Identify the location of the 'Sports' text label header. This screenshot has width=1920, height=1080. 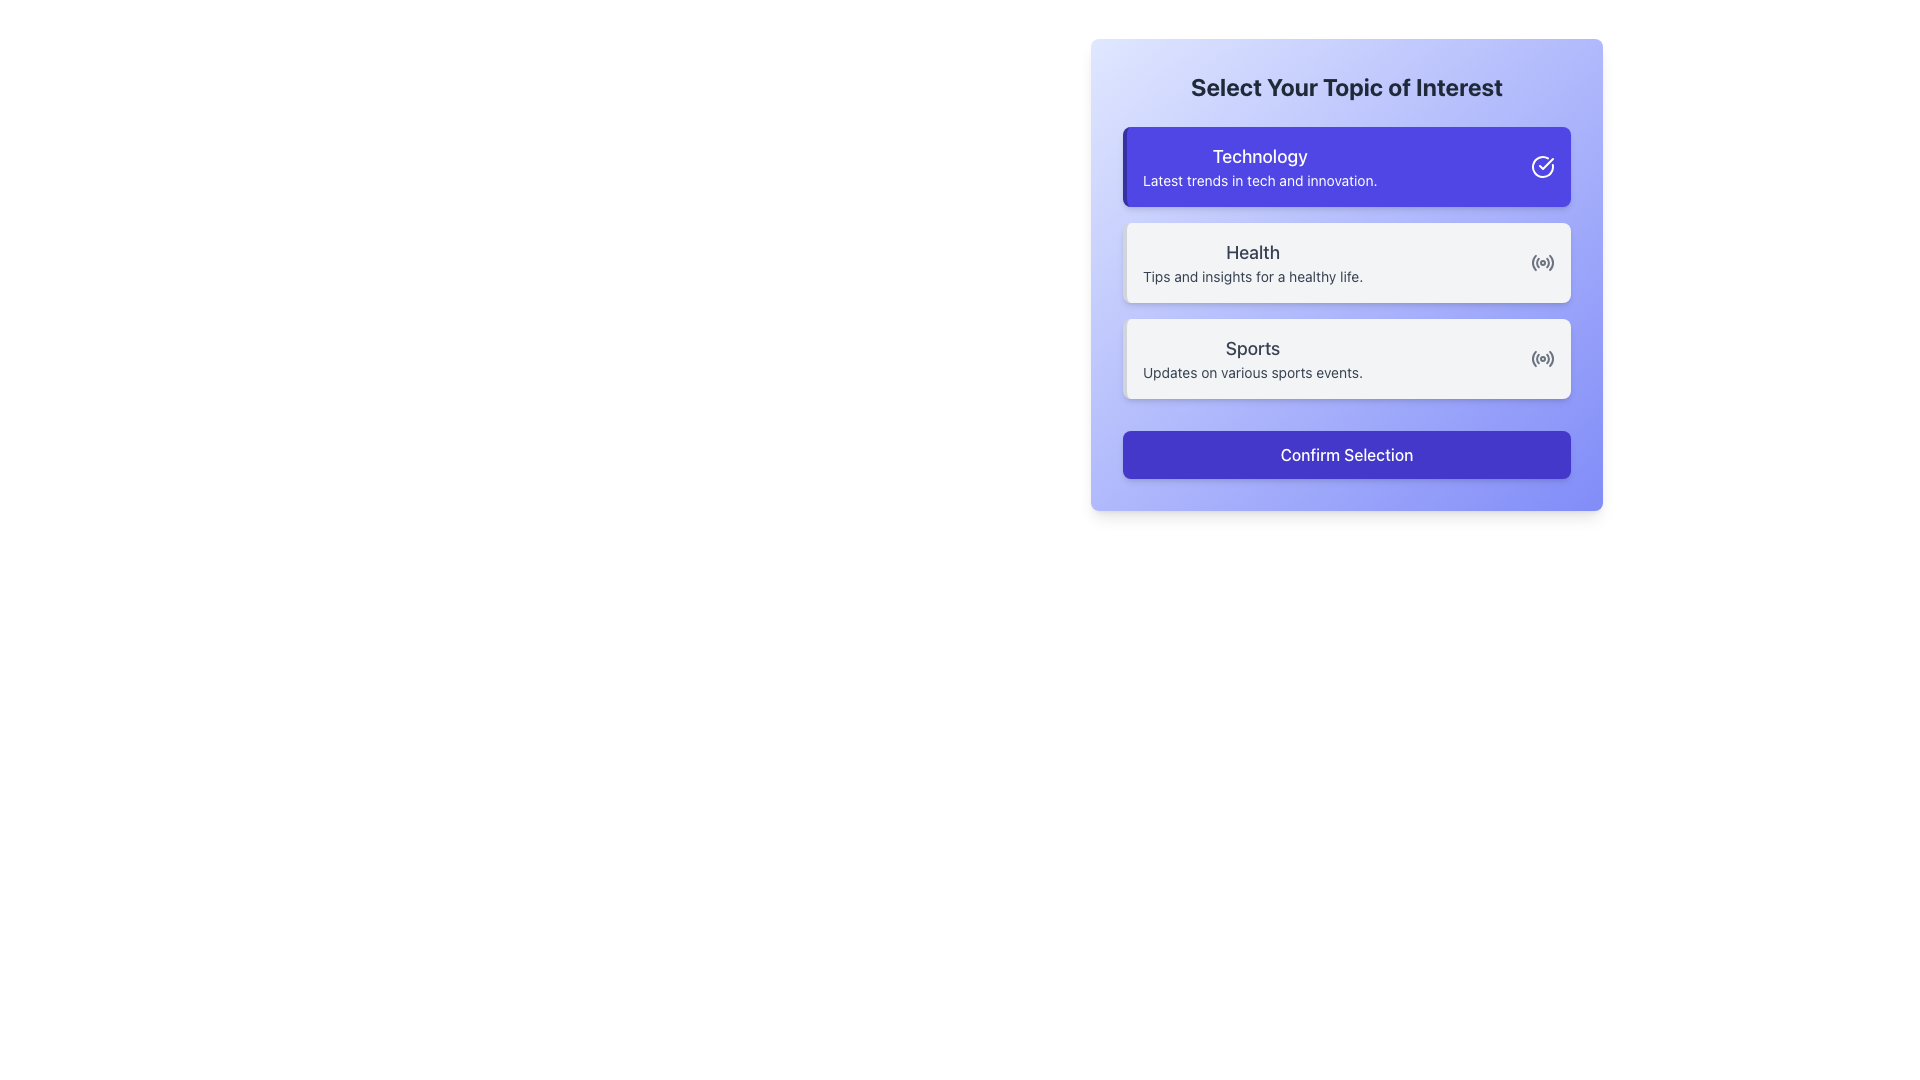
(1251, 347).